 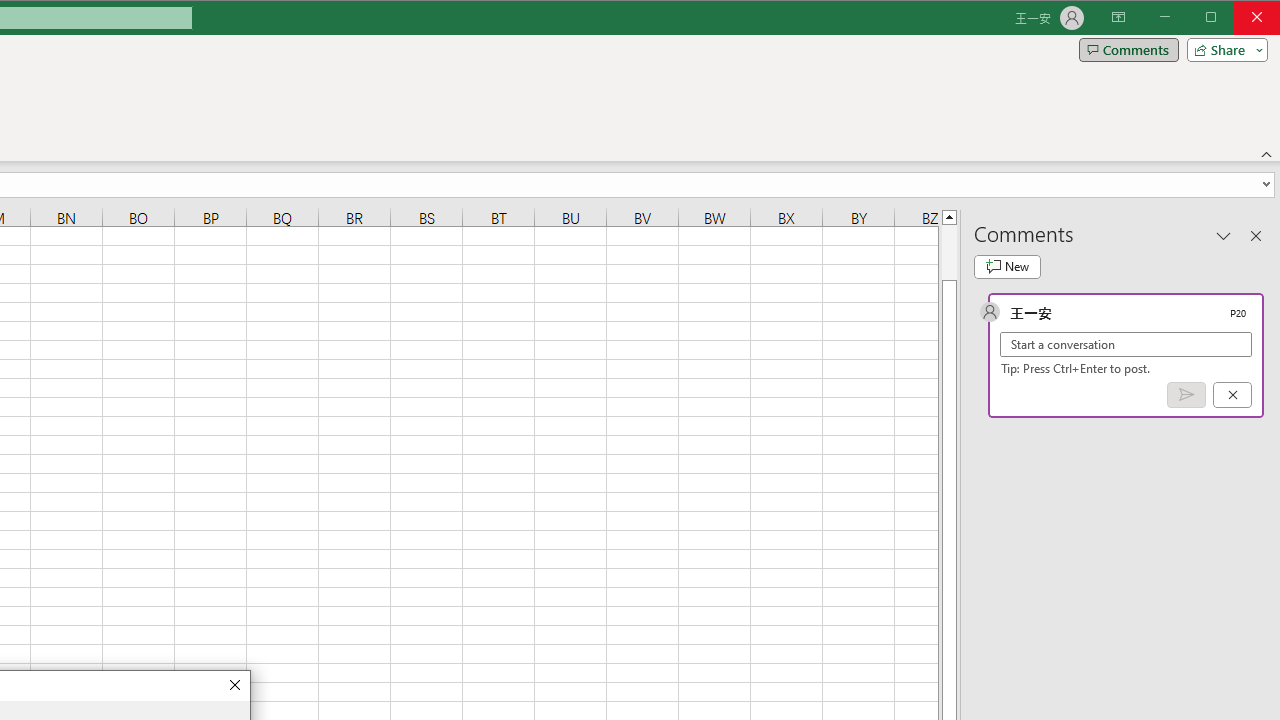 I want to click on 'Close pane', so click(x=1255, y=234).